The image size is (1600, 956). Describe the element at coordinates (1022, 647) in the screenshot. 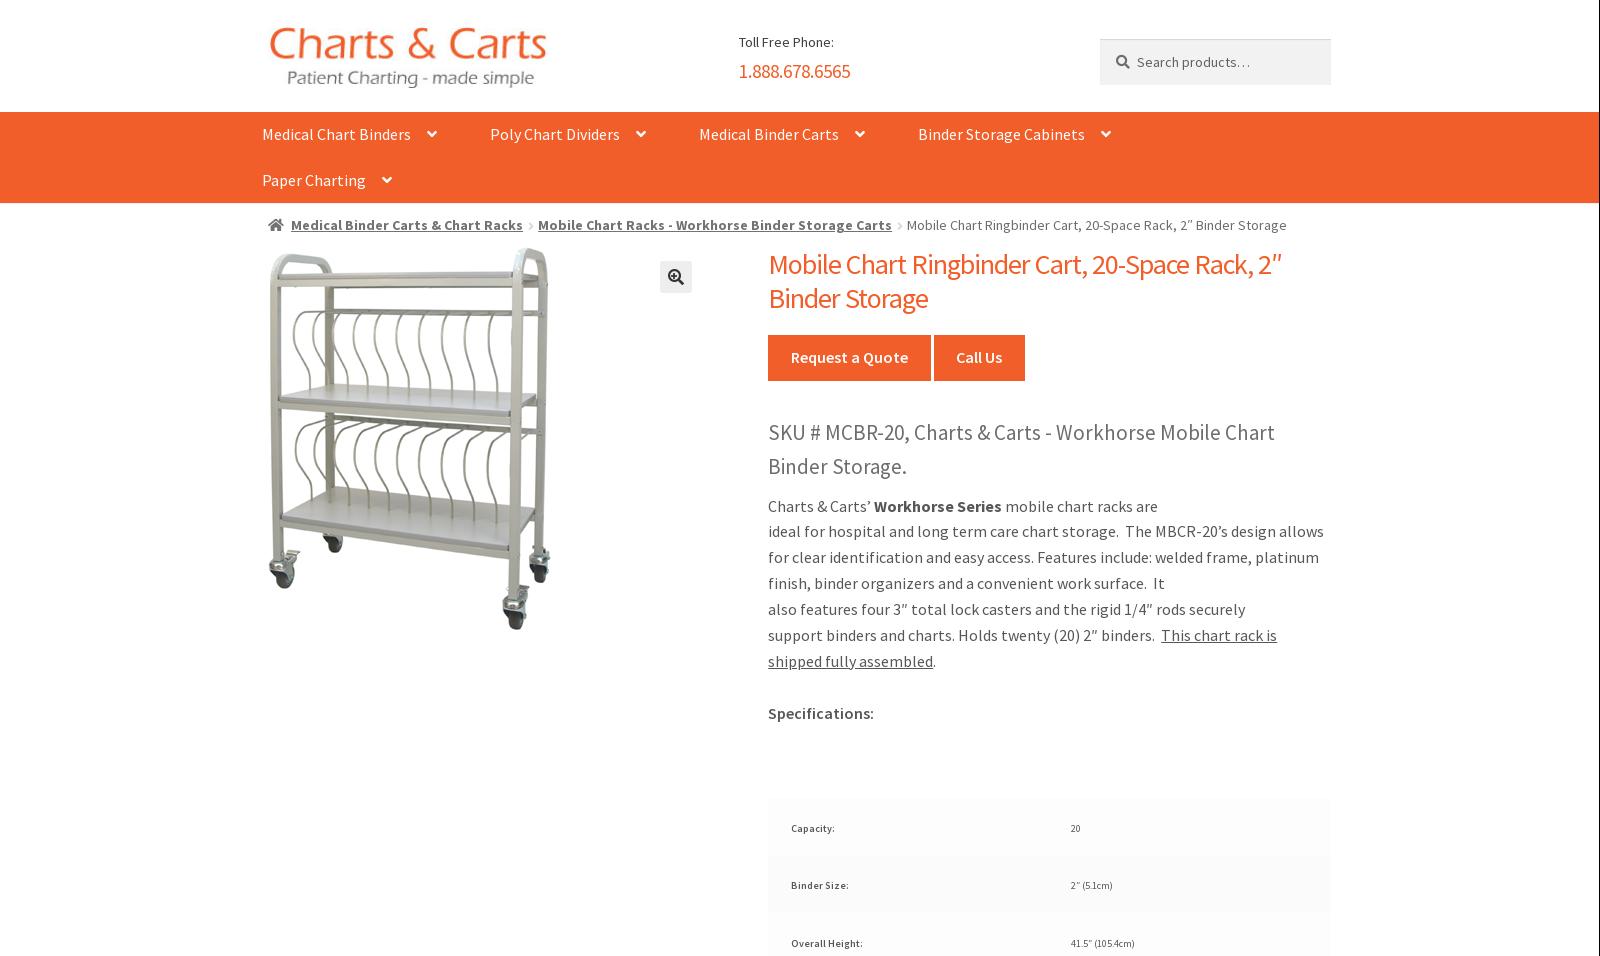

I see `'This chart rack is shipped fully assembled'` at that location.